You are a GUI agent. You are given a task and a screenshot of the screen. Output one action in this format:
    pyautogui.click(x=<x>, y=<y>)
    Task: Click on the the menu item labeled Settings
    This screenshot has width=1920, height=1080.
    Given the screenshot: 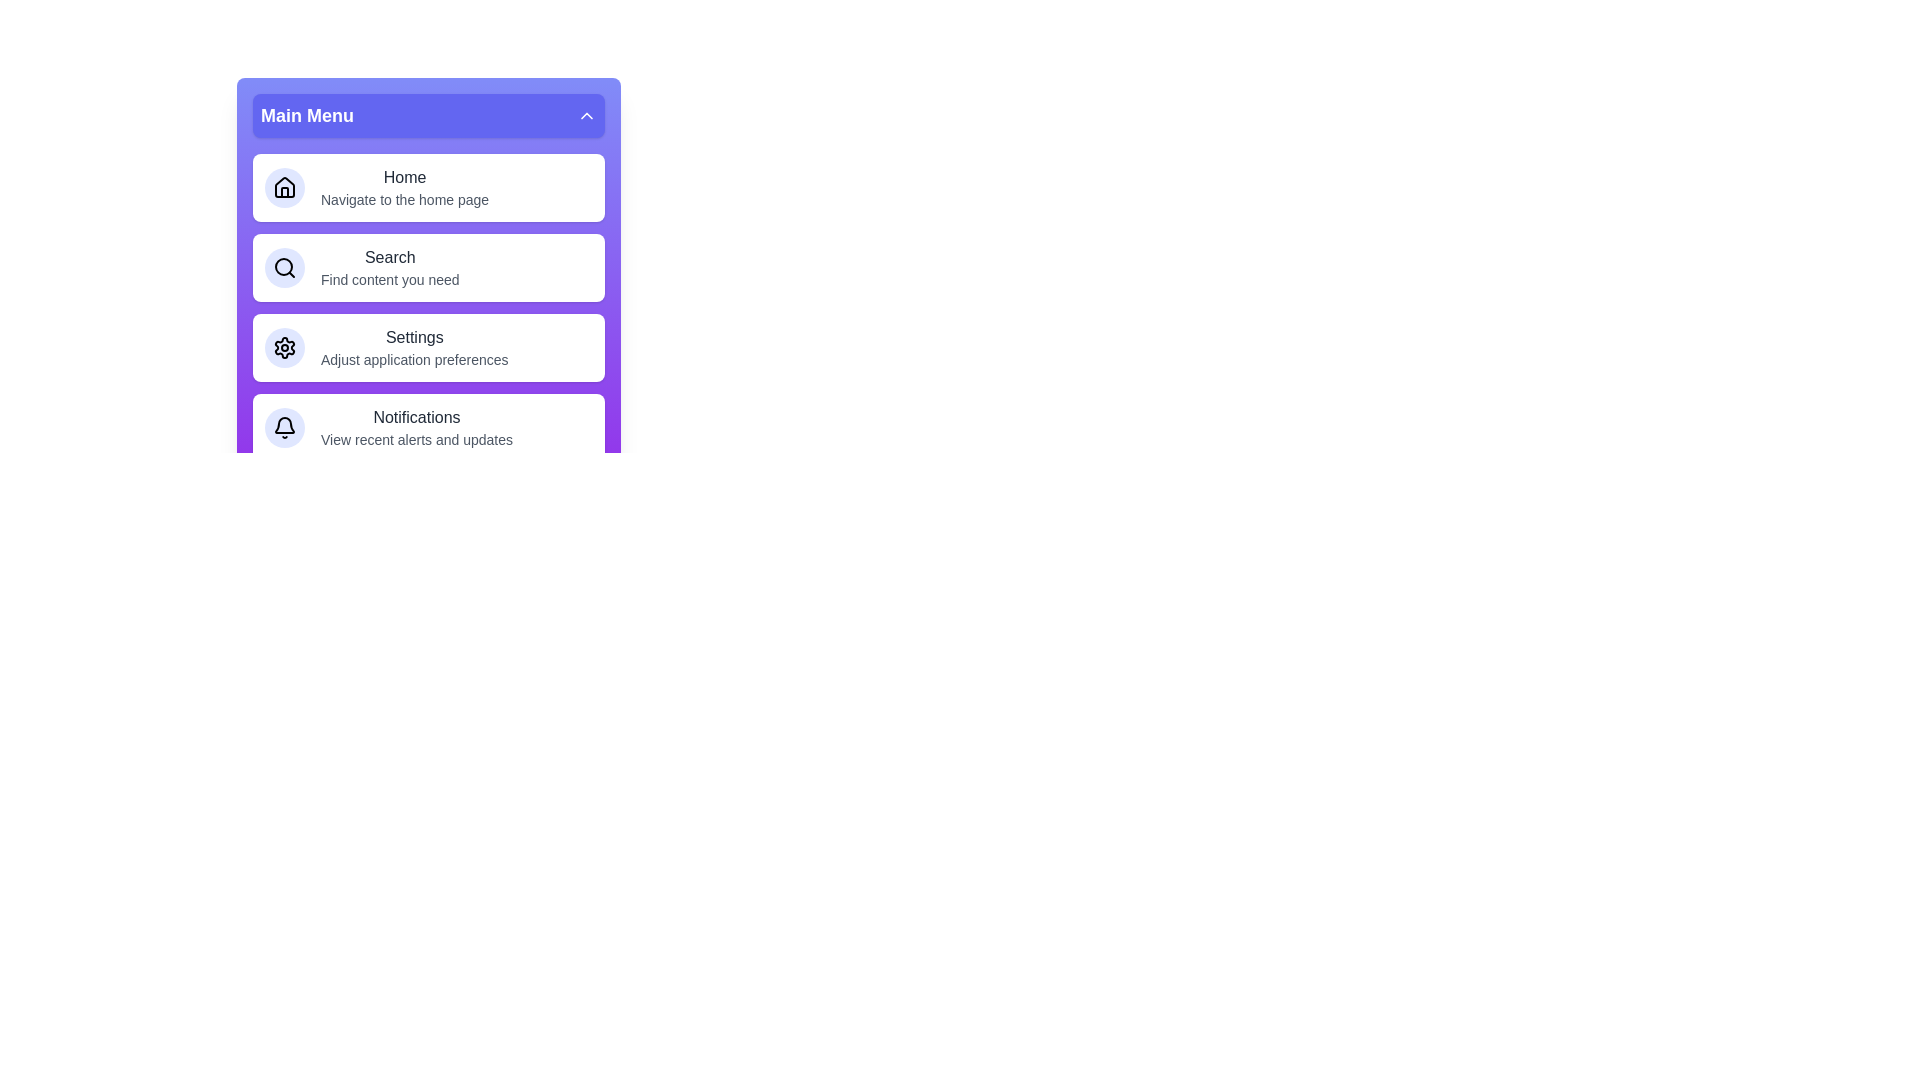 What is the action you would take?
    pyautogui.click(x=427, y=346)
    